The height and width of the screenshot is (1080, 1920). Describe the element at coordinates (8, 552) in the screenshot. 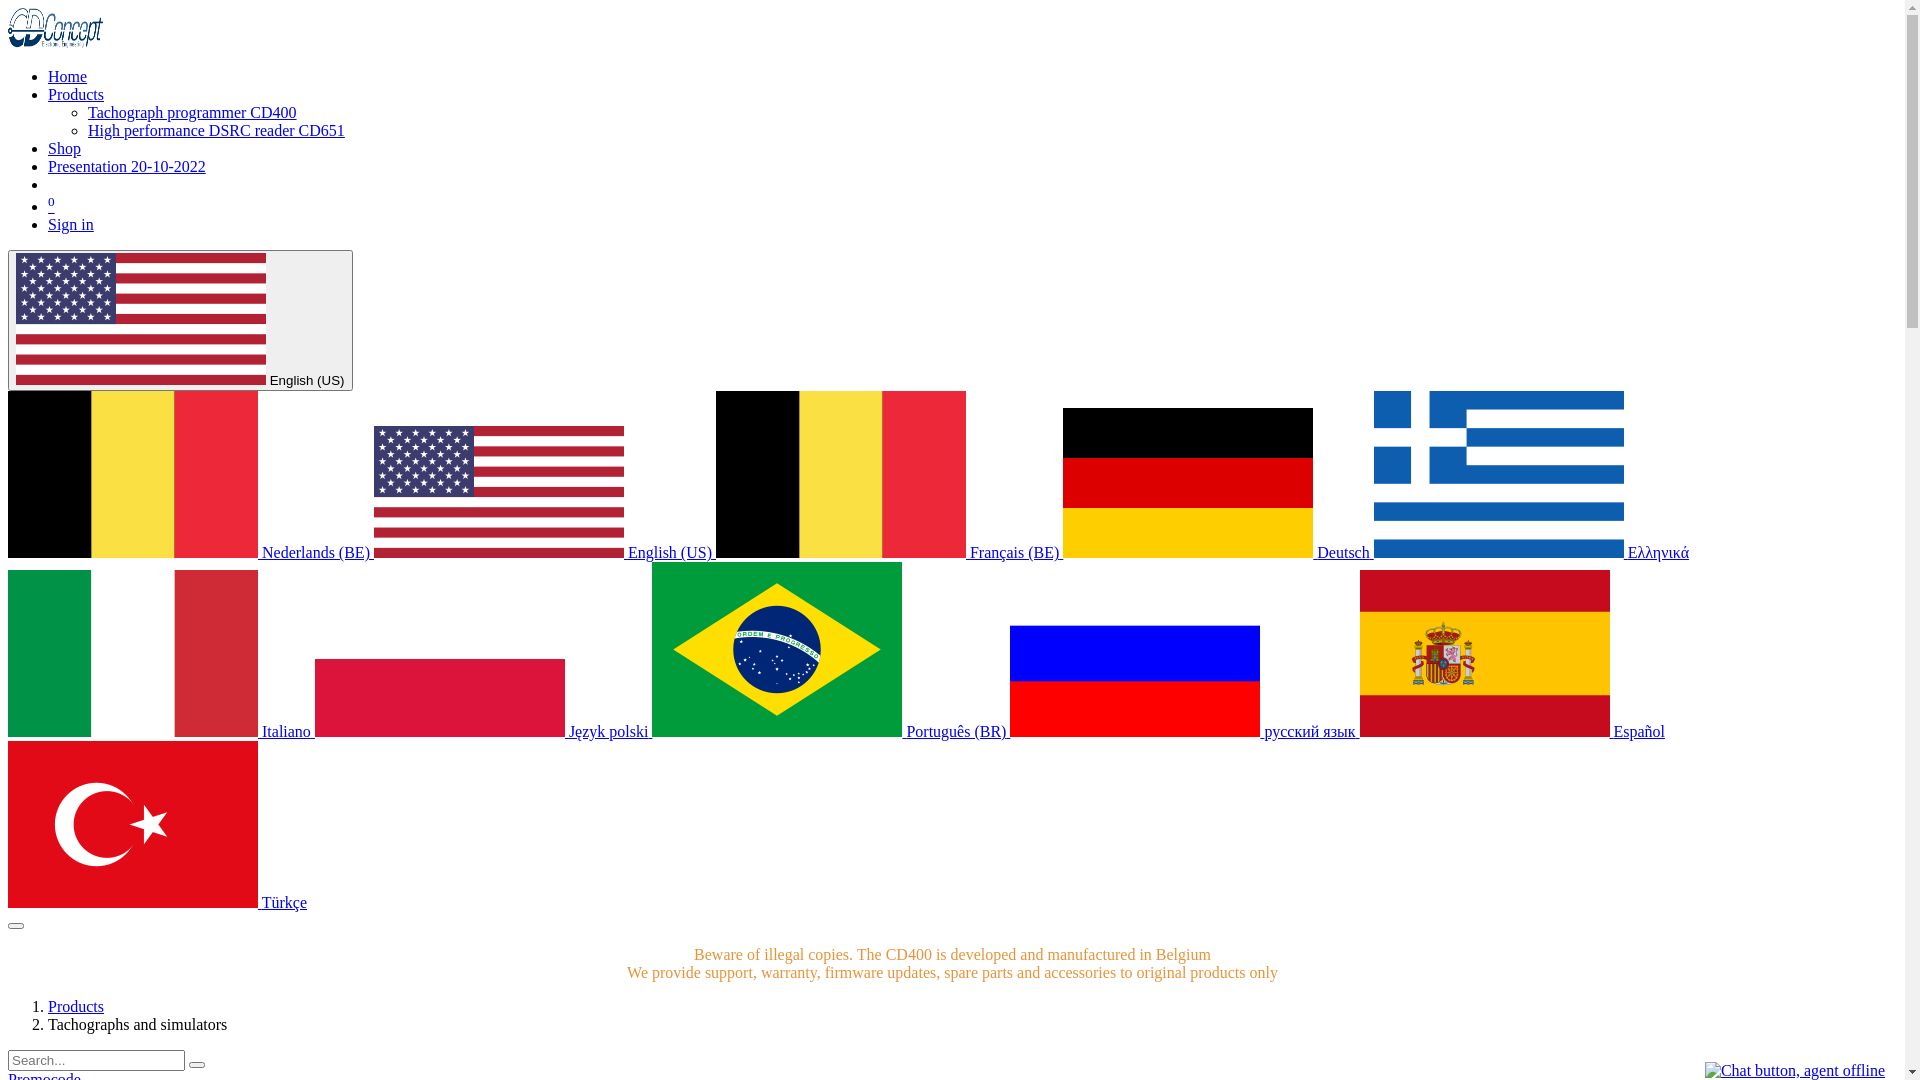

I see `'Nederlands (BE)'` at that location.